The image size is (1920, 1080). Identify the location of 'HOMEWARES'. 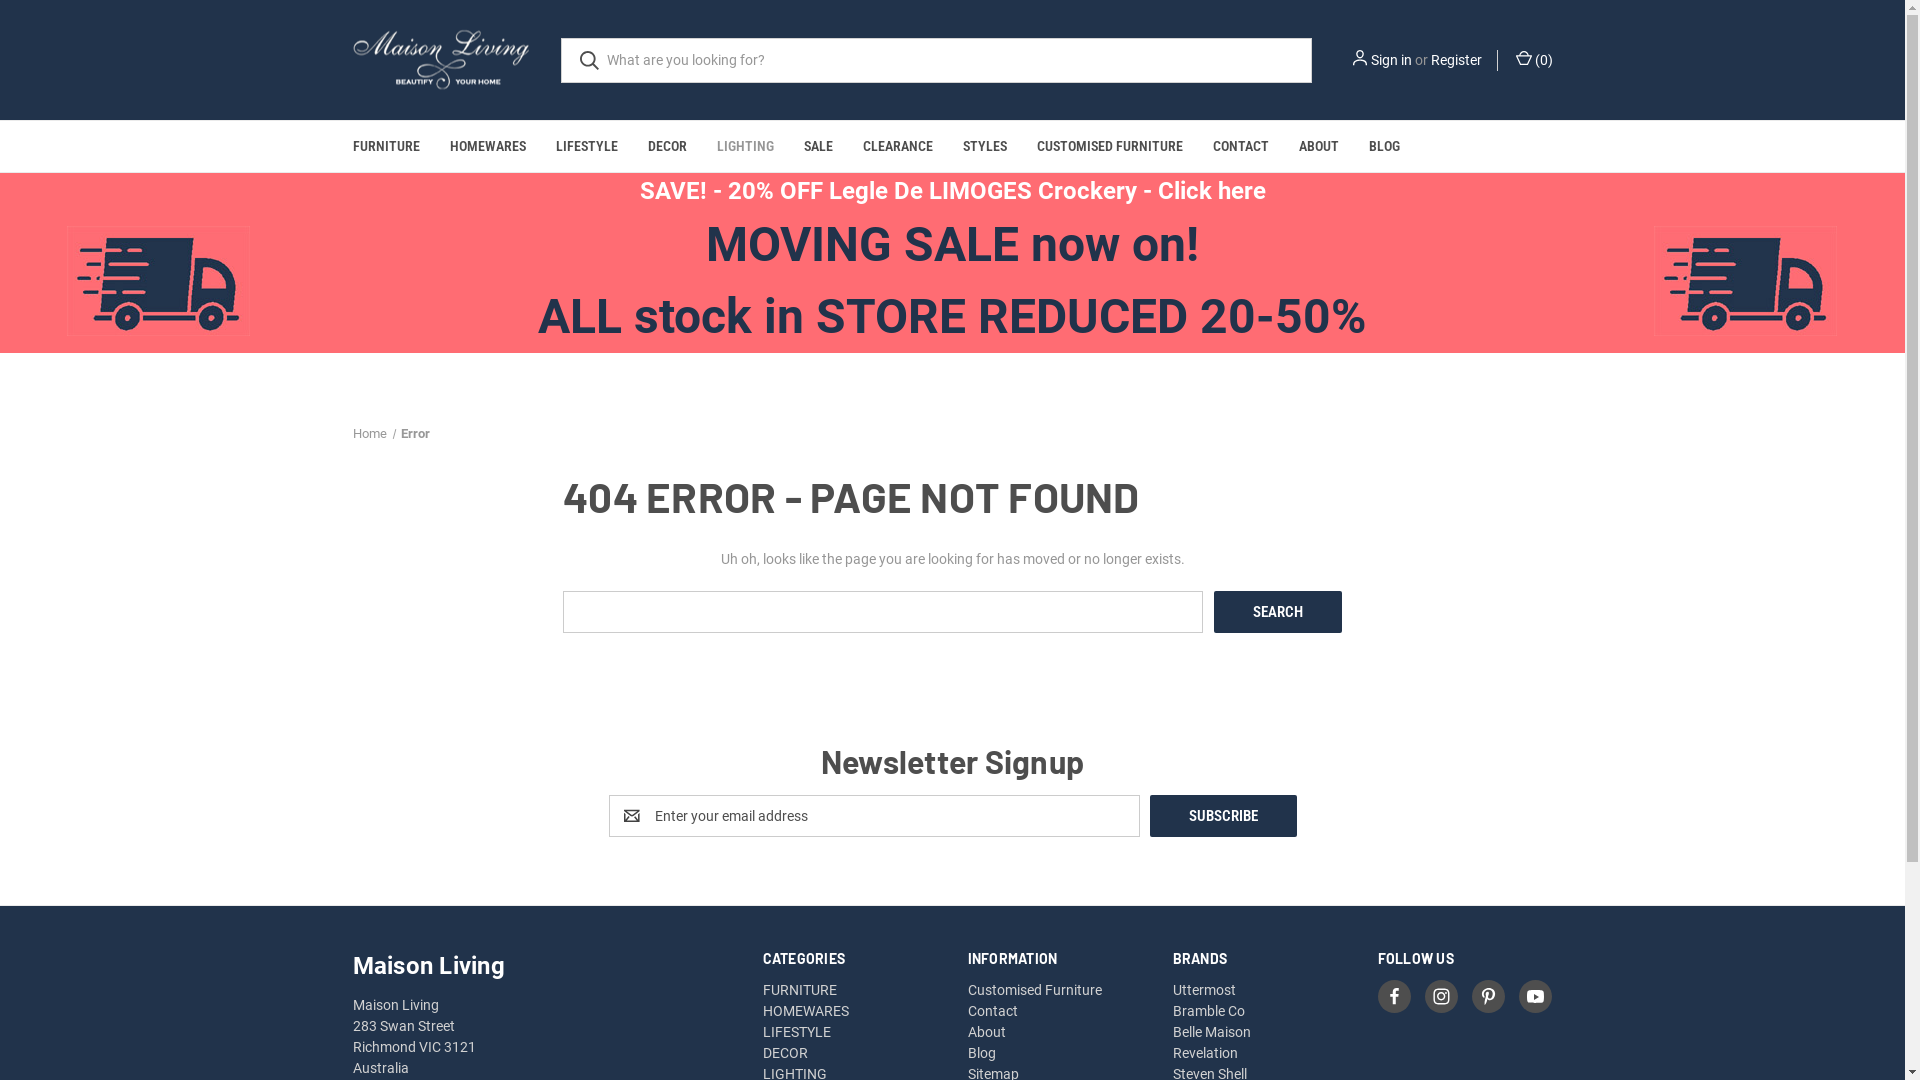
(762, 1010).